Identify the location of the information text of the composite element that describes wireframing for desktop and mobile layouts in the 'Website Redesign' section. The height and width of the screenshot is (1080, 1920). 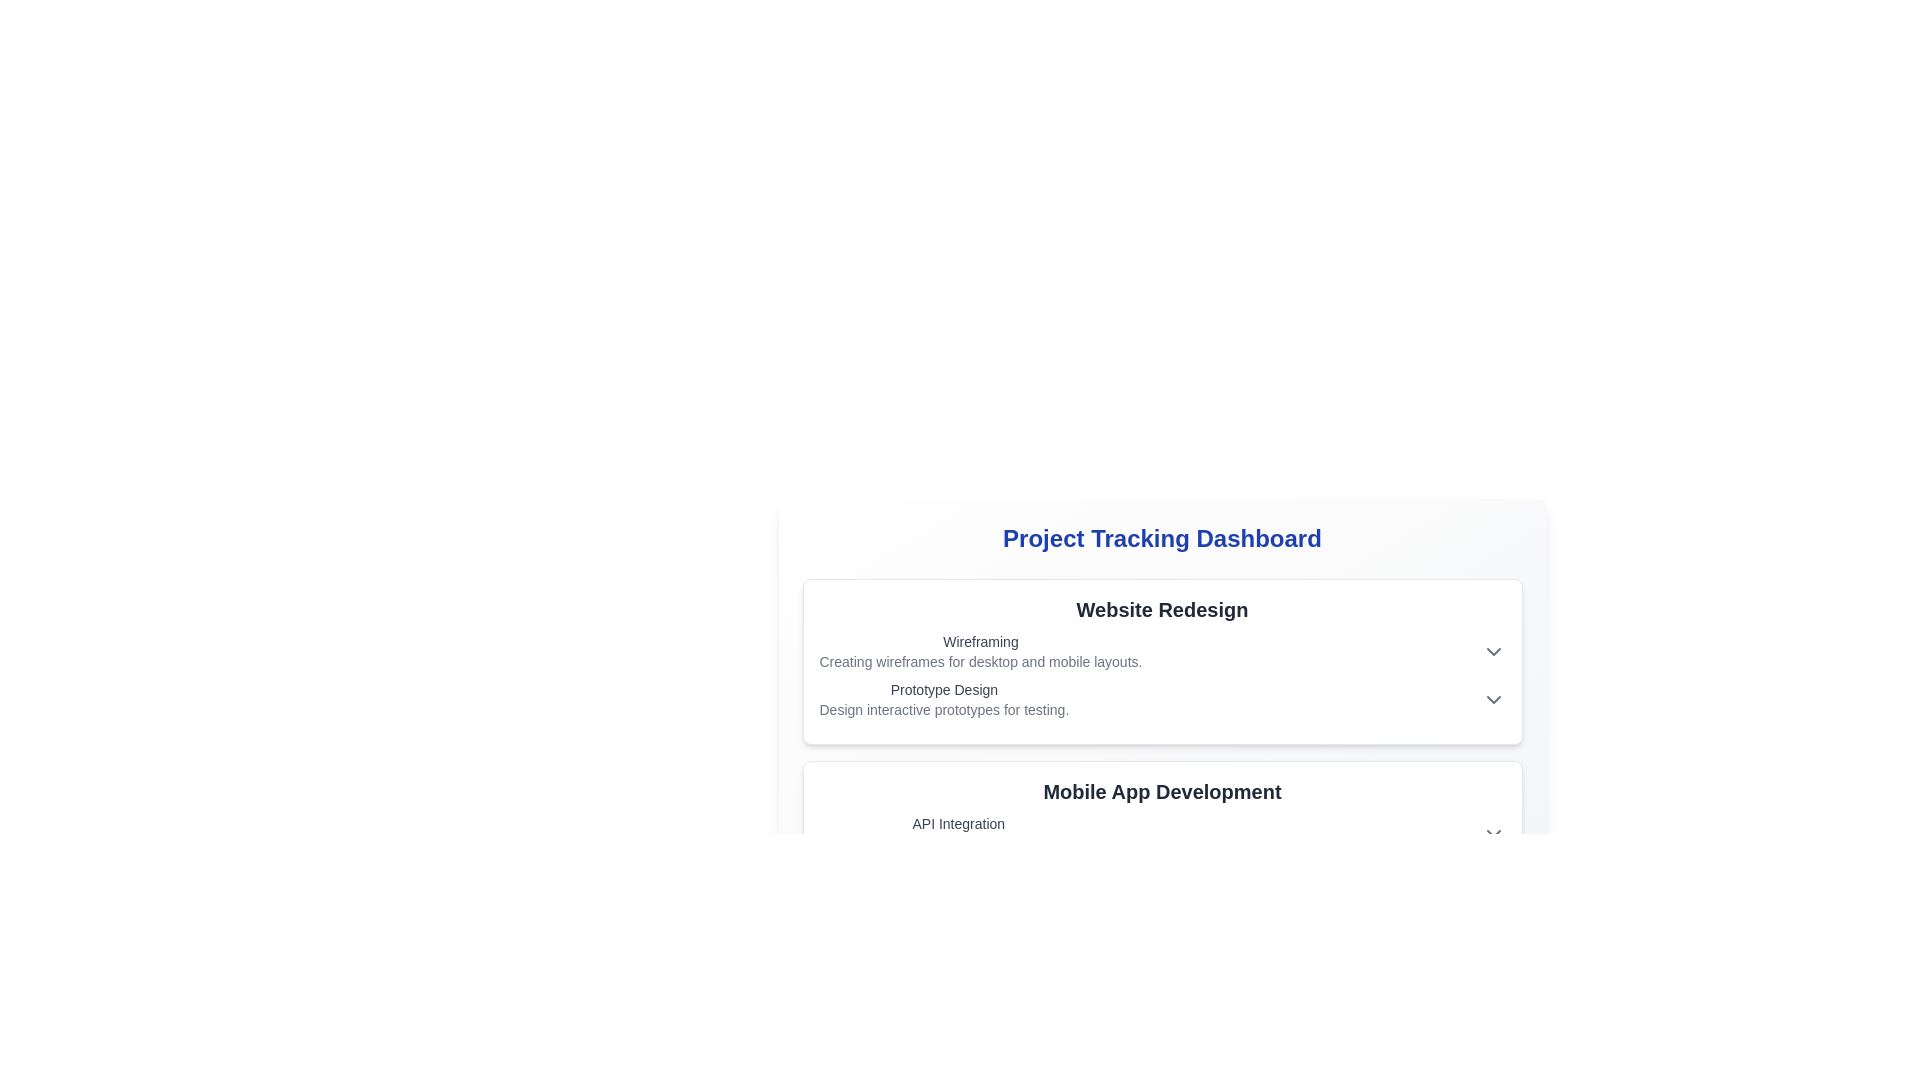
(1162, 651).